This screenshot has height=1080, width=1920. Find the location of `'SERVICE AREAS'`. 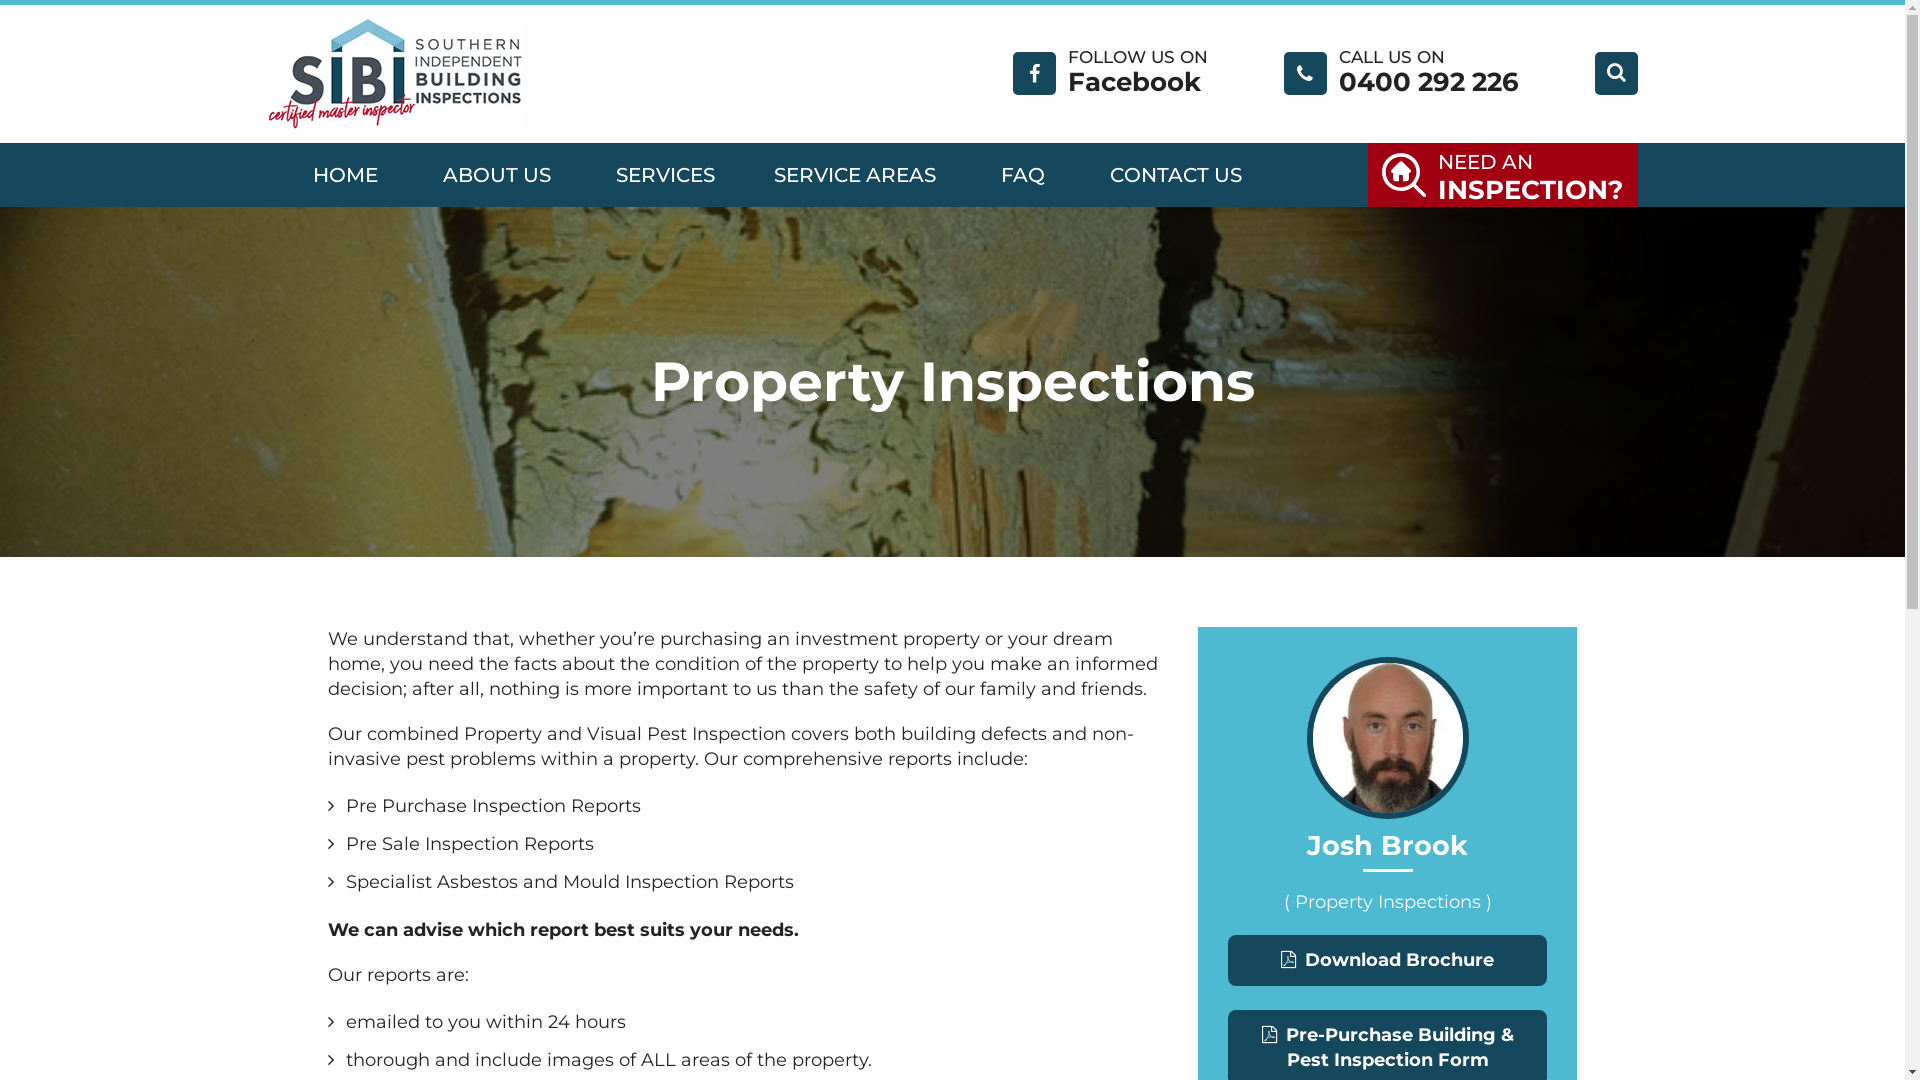

'SERVICE AREAS' is located at coordinates (854, 173).